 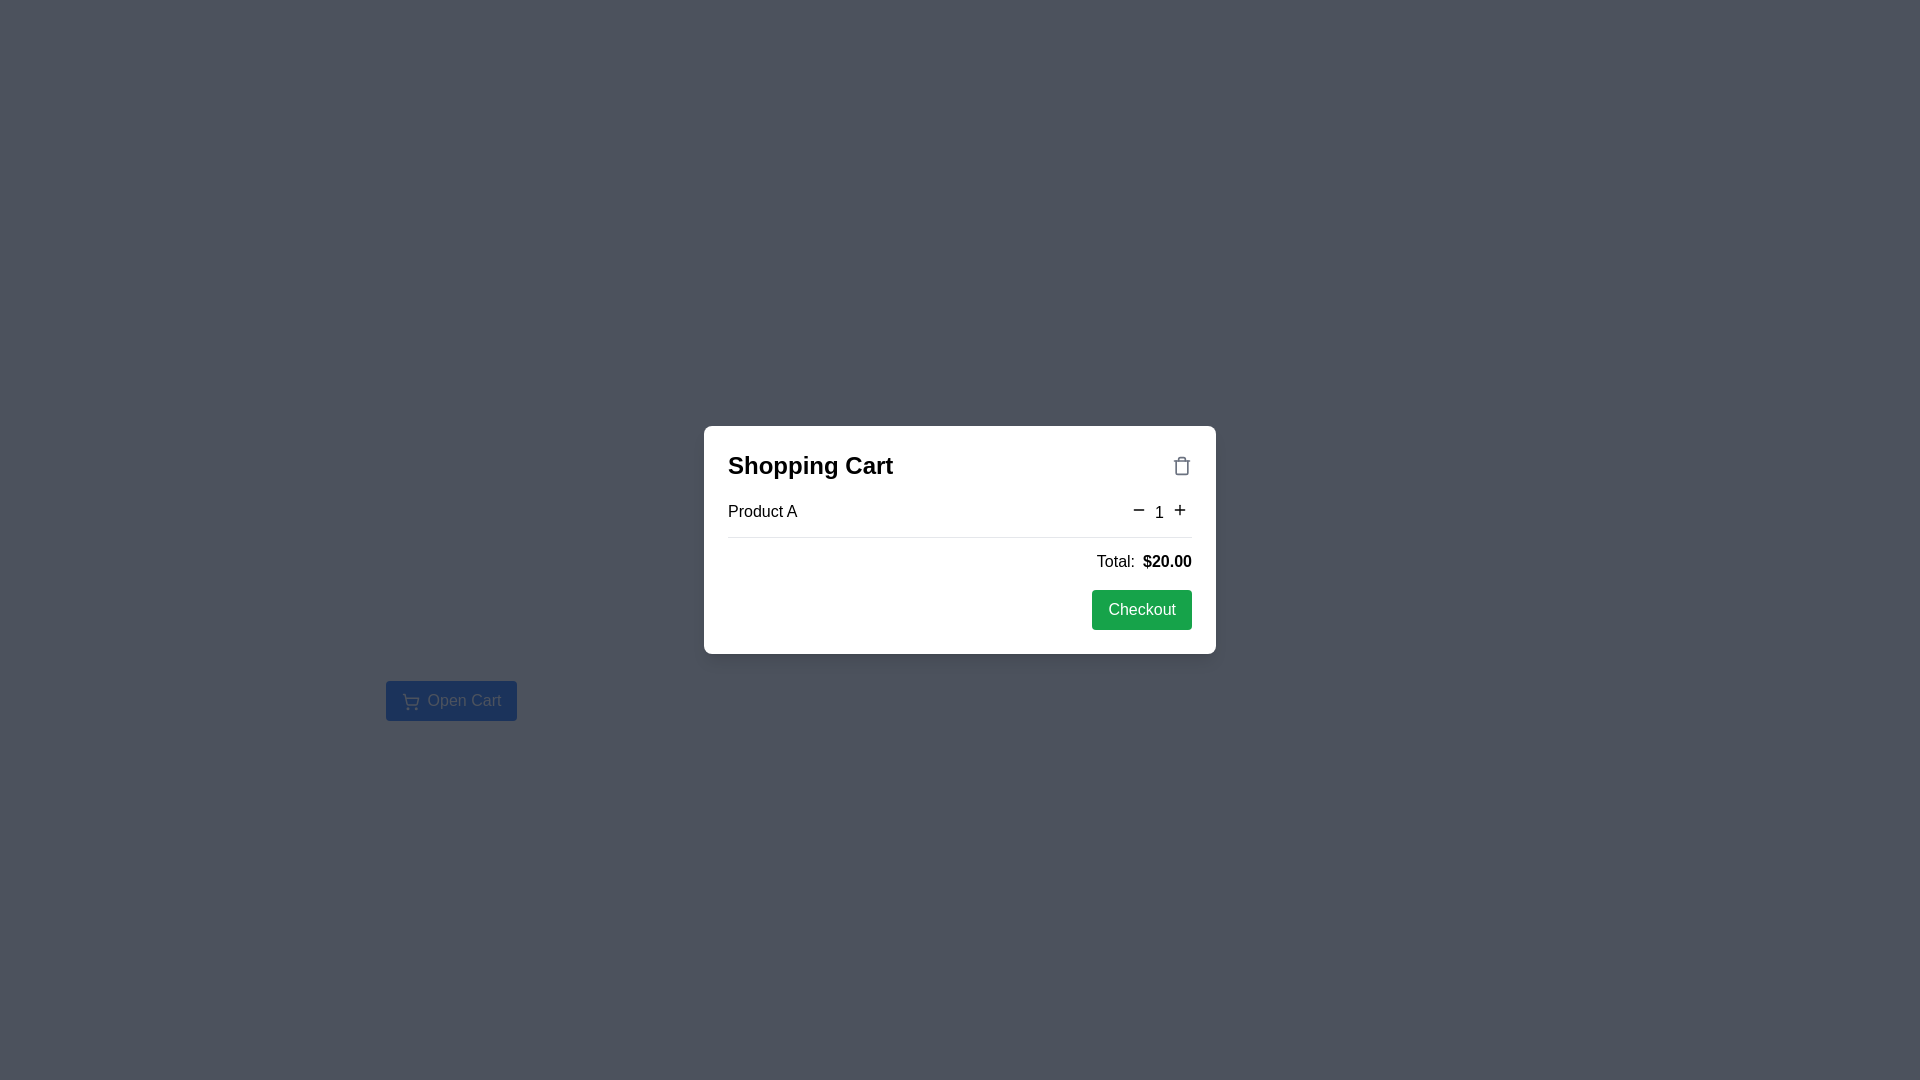 What do you see at coordinates (1114, 561) in the screenshot?
I see `the label indicating the total cost in the shopping cart` at bounding box center [1114, 561].